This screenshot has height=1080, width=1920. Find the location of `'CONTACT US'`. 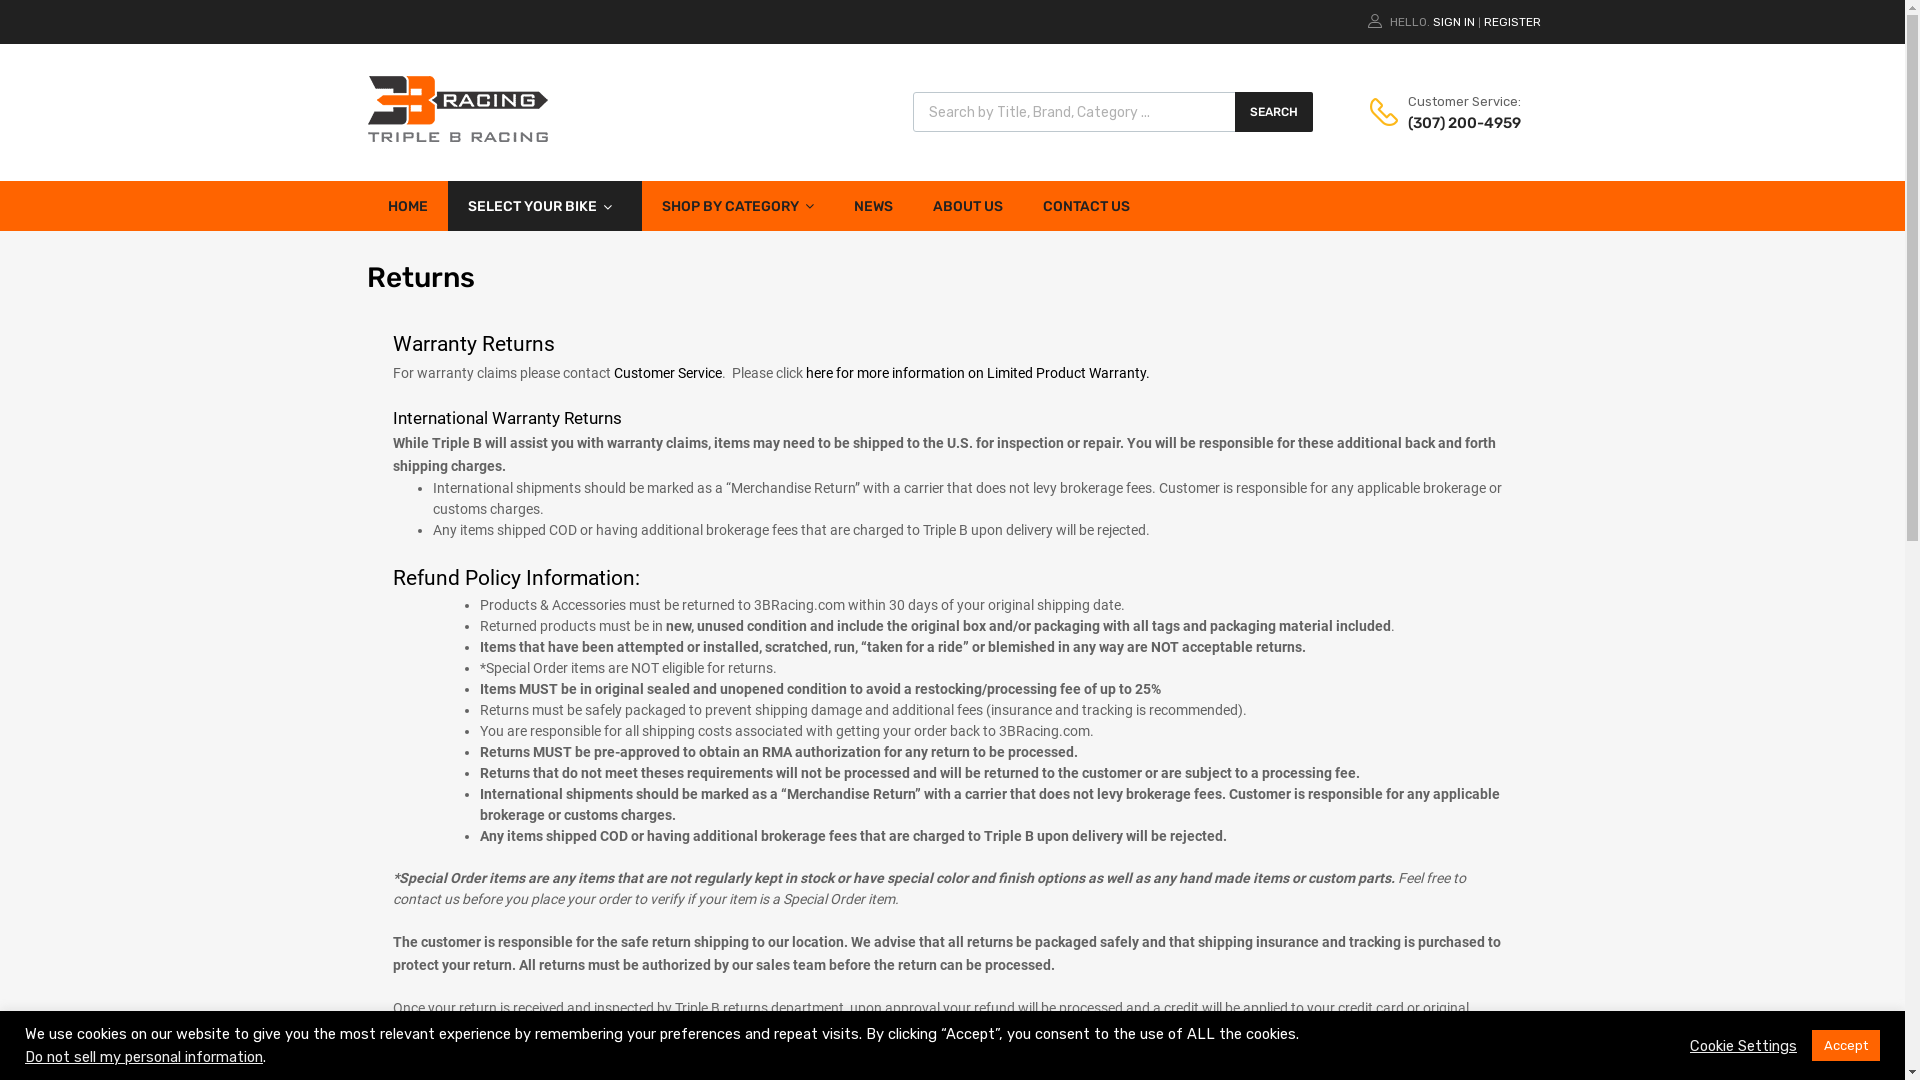

'CONTACT US' is located at coordinates (1084, 205).